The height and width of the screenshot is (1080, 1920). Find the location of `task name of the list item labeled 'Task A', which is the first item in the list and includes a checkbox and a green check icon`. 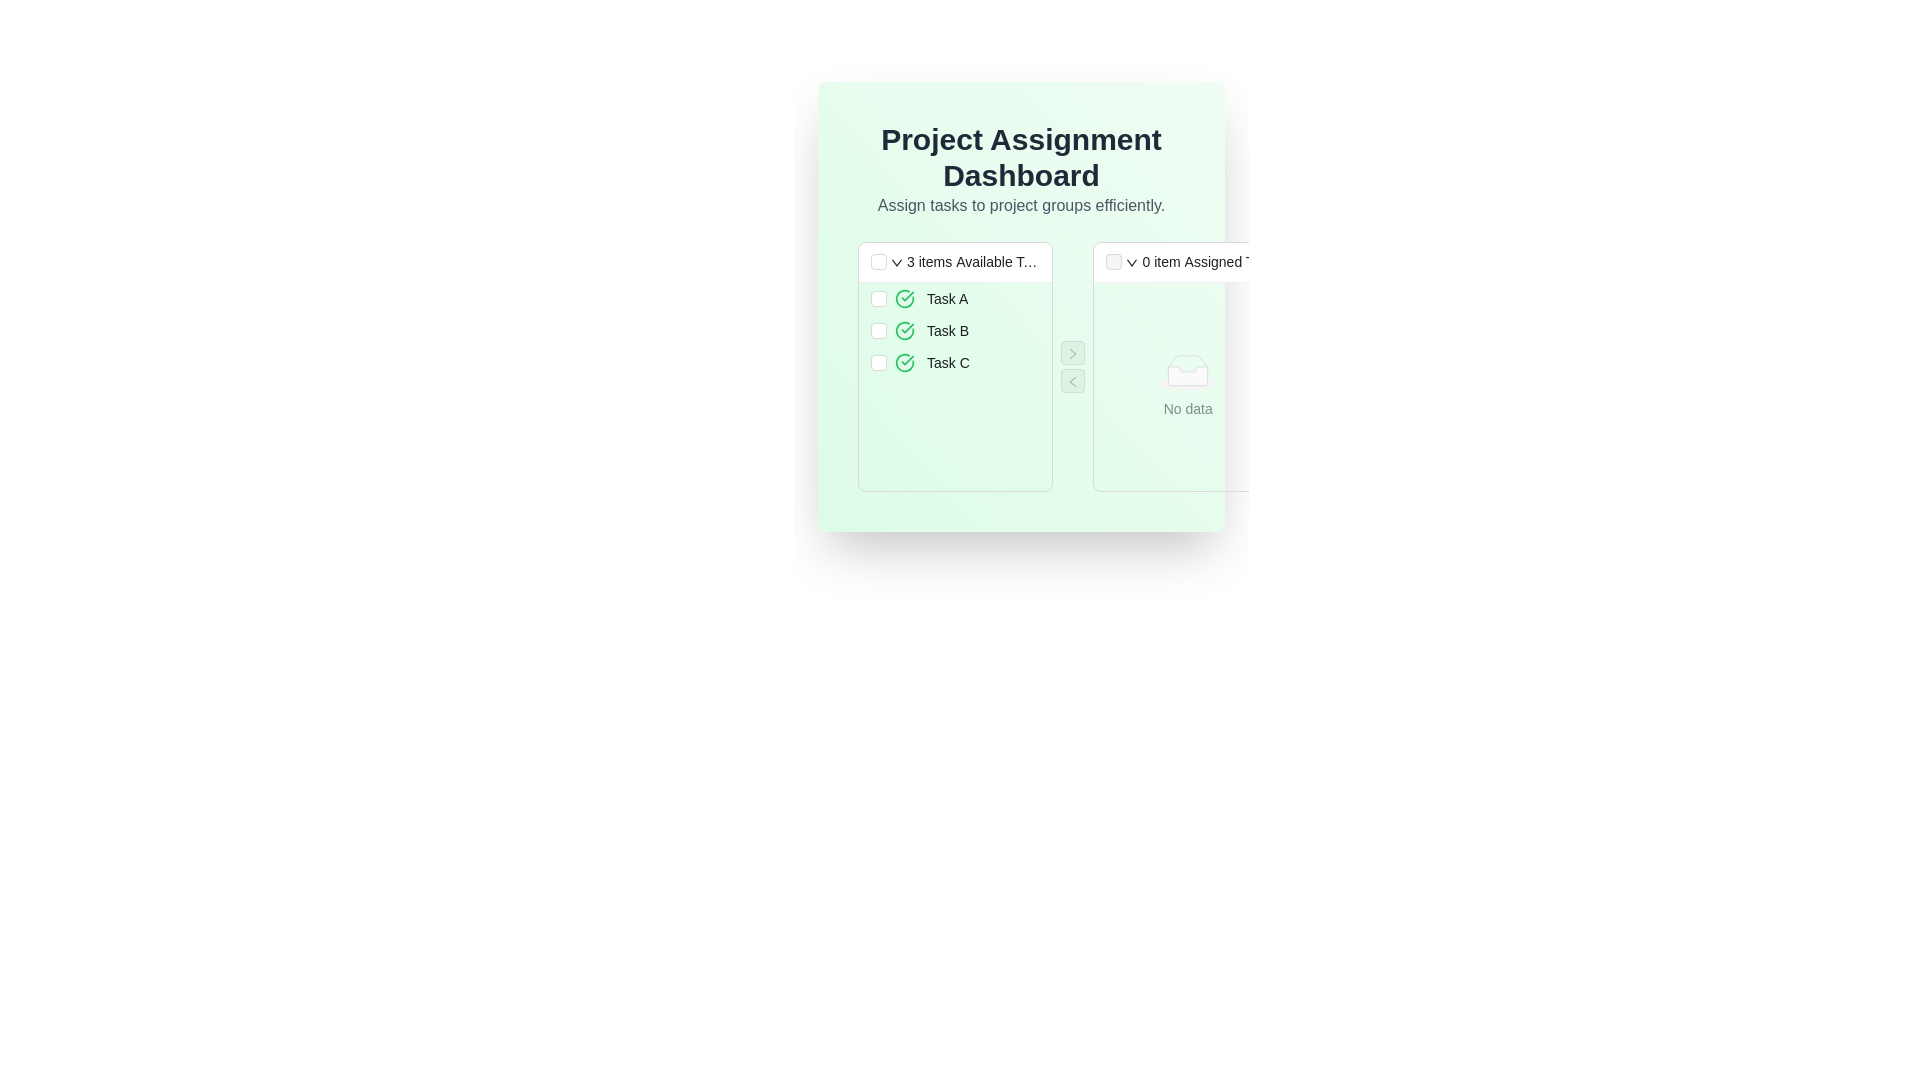

task name of the list item labeled 'Task A', which is the first item in the list and includes a checkbox and a green check icon is located at coordinates (954, 299).